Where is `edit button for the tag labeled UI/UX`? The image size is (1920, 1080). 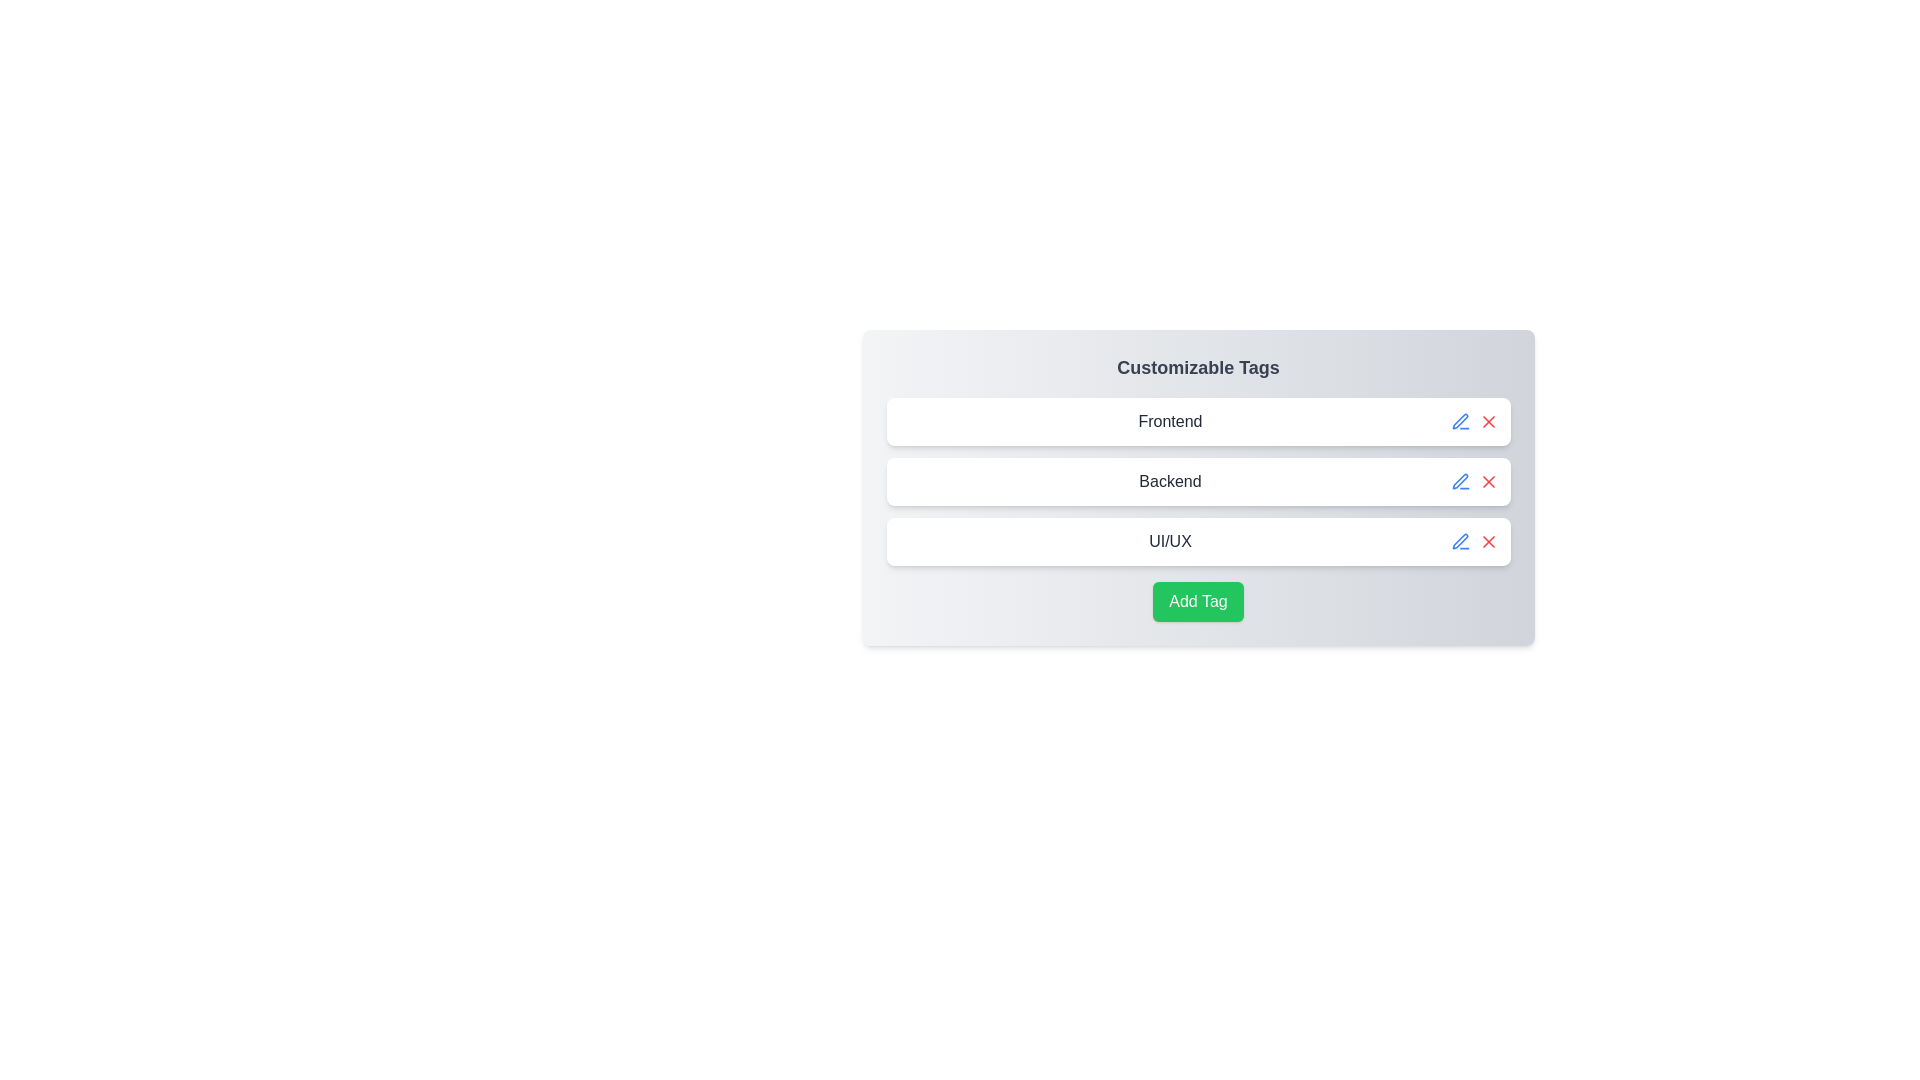 edit button for the tag labeled UI/UX is located at coordinates (1460, 542).